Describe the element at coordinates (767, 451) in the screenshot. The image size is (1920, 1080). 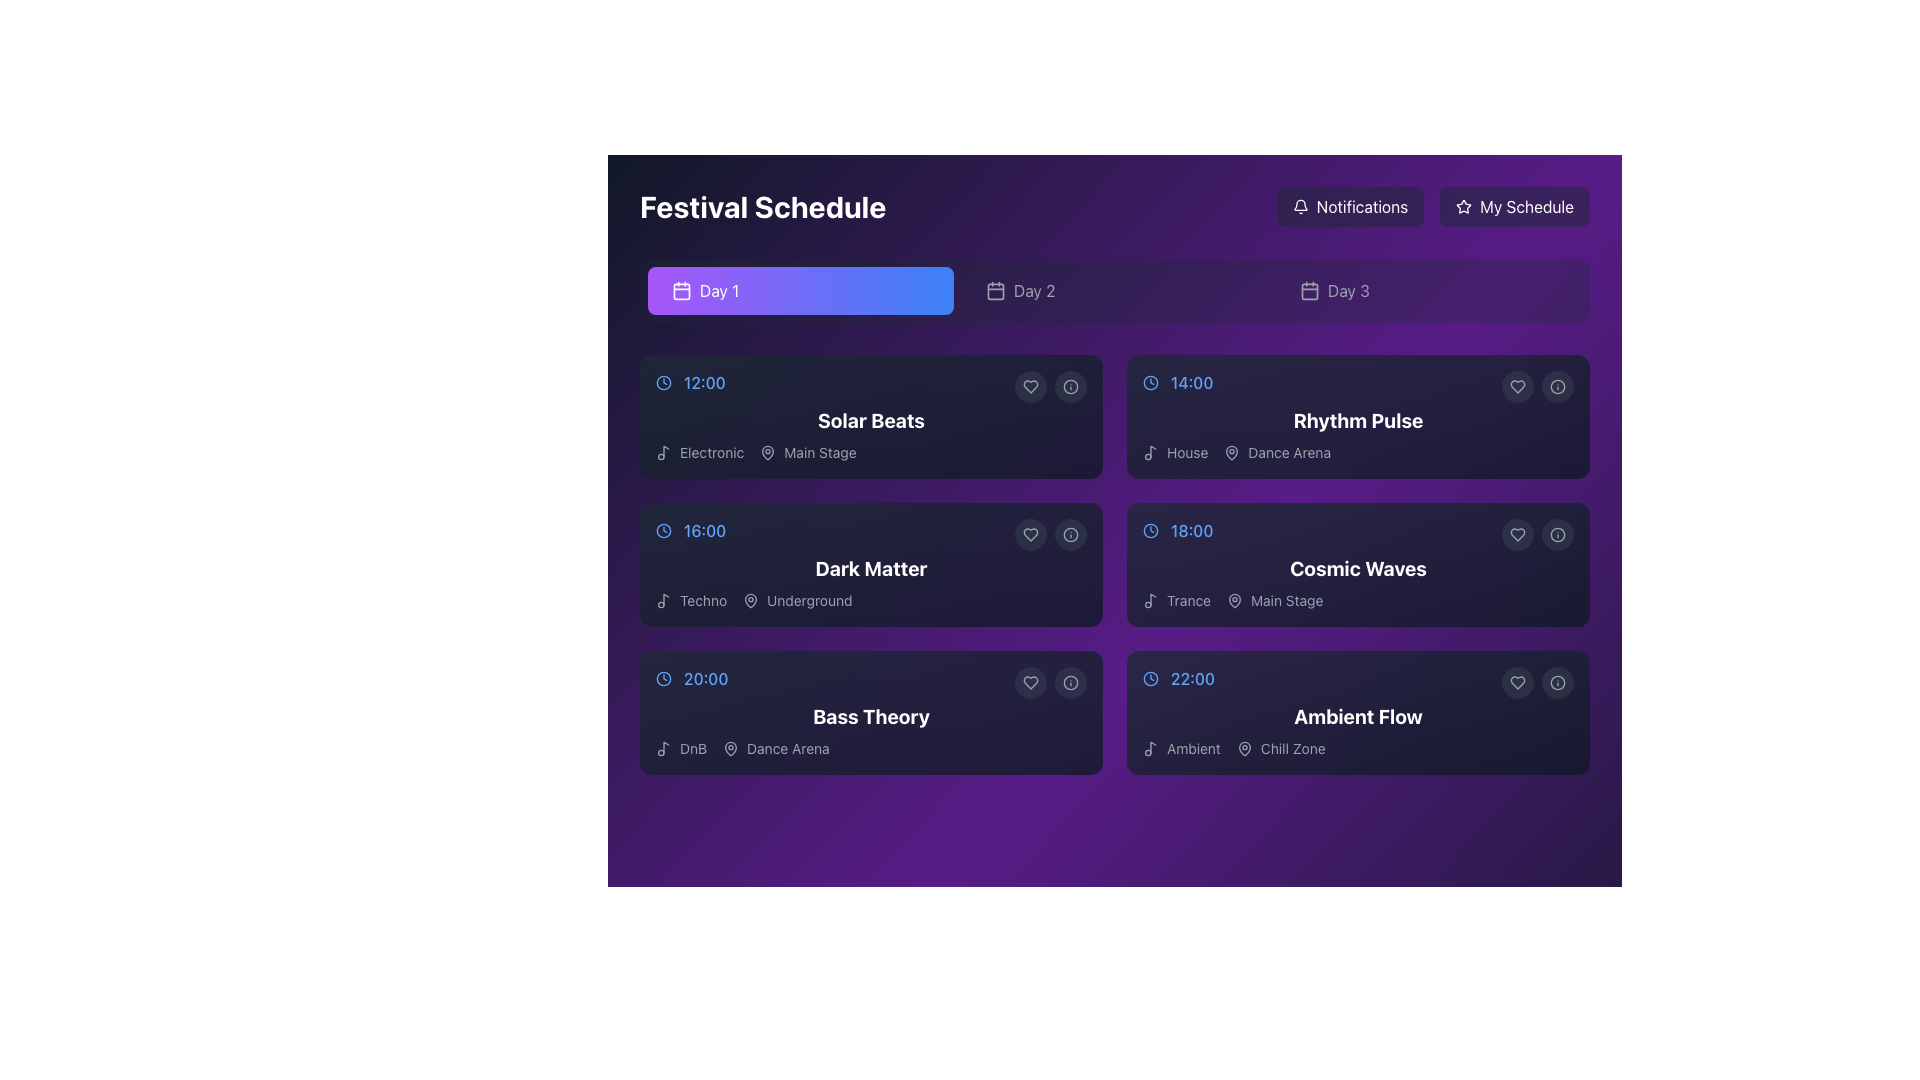
I see `the map pin icon located next to the 'Electronic' label under the 'Solar Beats' item in the festival schedule for 'Day 1'` at that location.